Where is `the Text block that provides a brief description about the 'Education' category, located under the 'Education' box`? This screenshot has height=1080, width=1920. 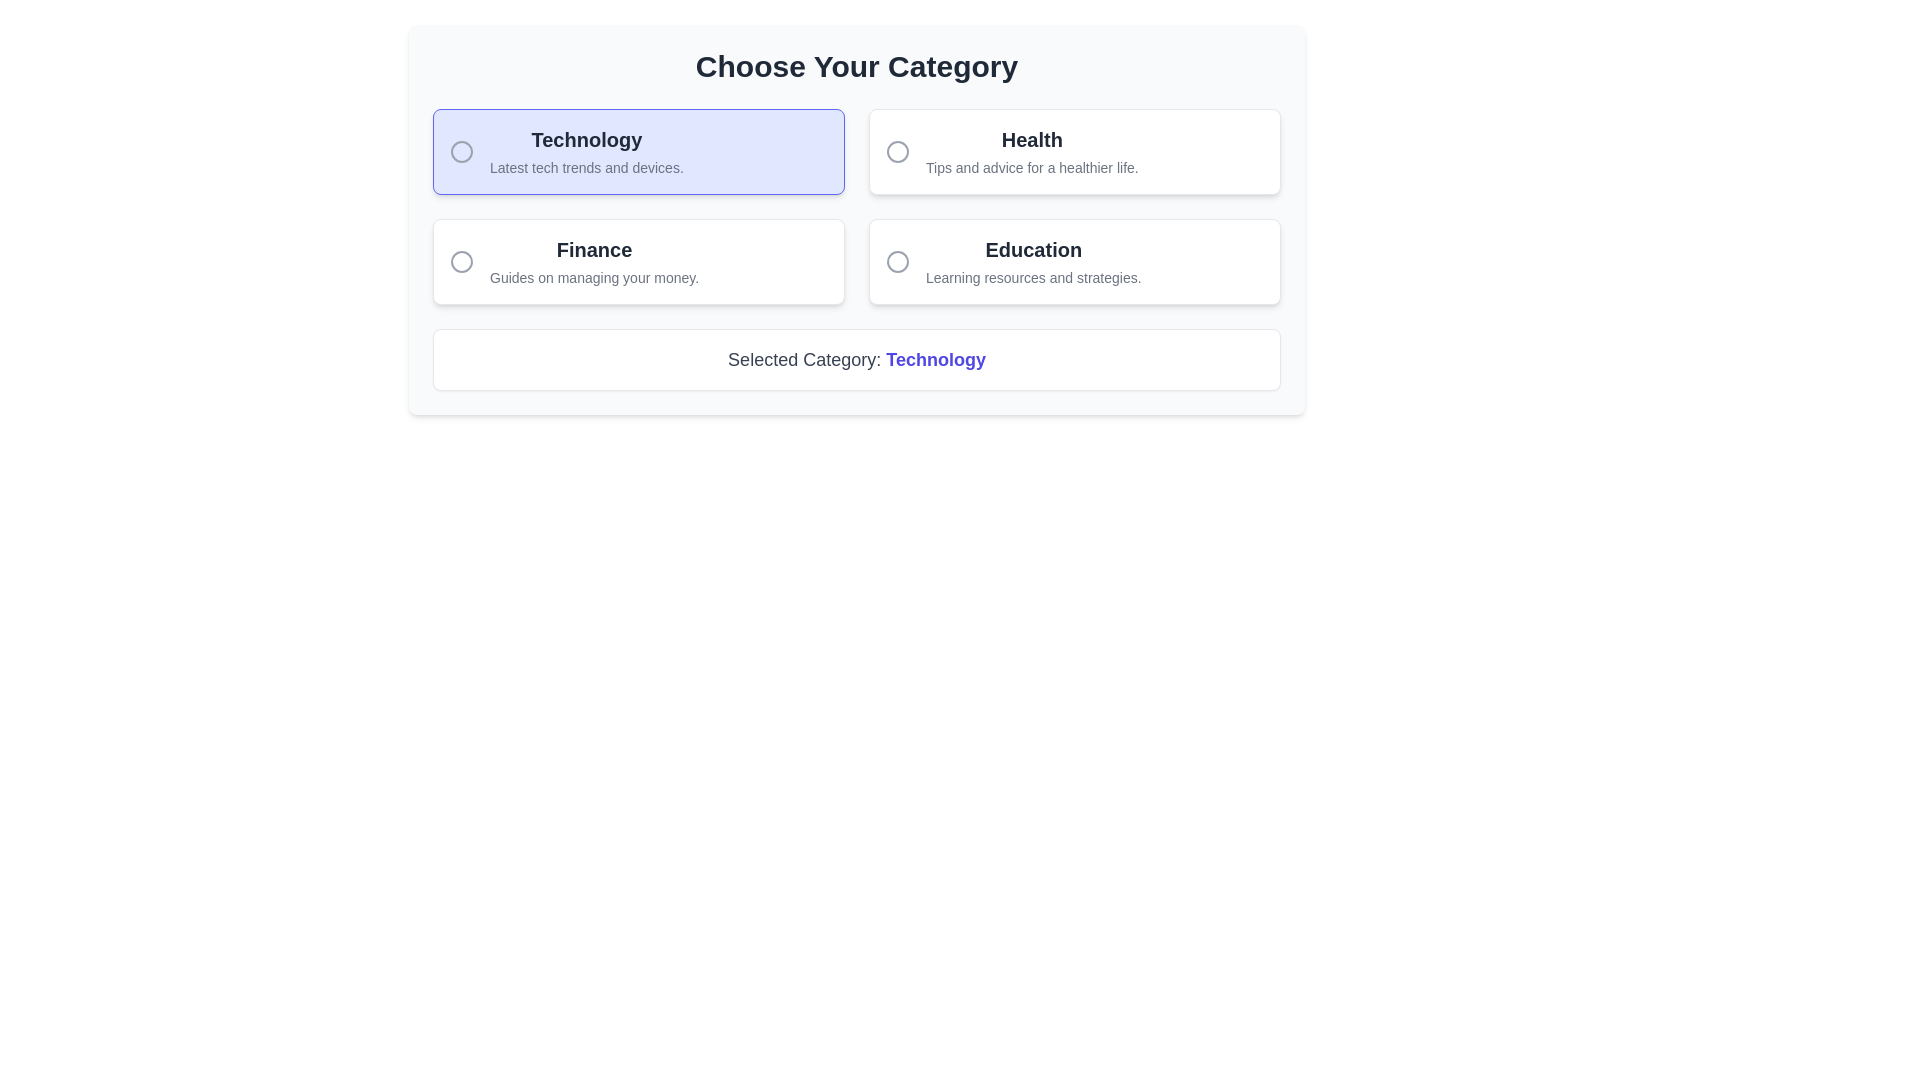
the Text block that provides a brief description about the 'Education' category, located under the 'Education' box is located at coordinates (1033, 277).